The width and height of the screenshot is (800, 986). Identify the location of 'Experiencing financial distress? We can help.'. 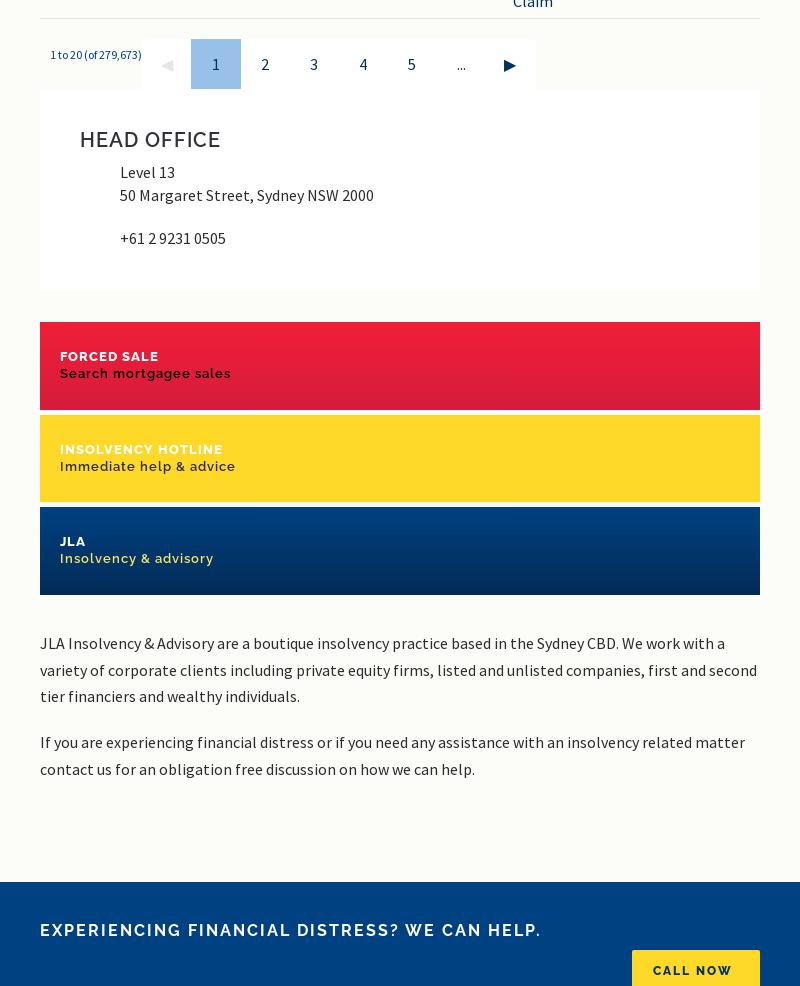
(291, 929).